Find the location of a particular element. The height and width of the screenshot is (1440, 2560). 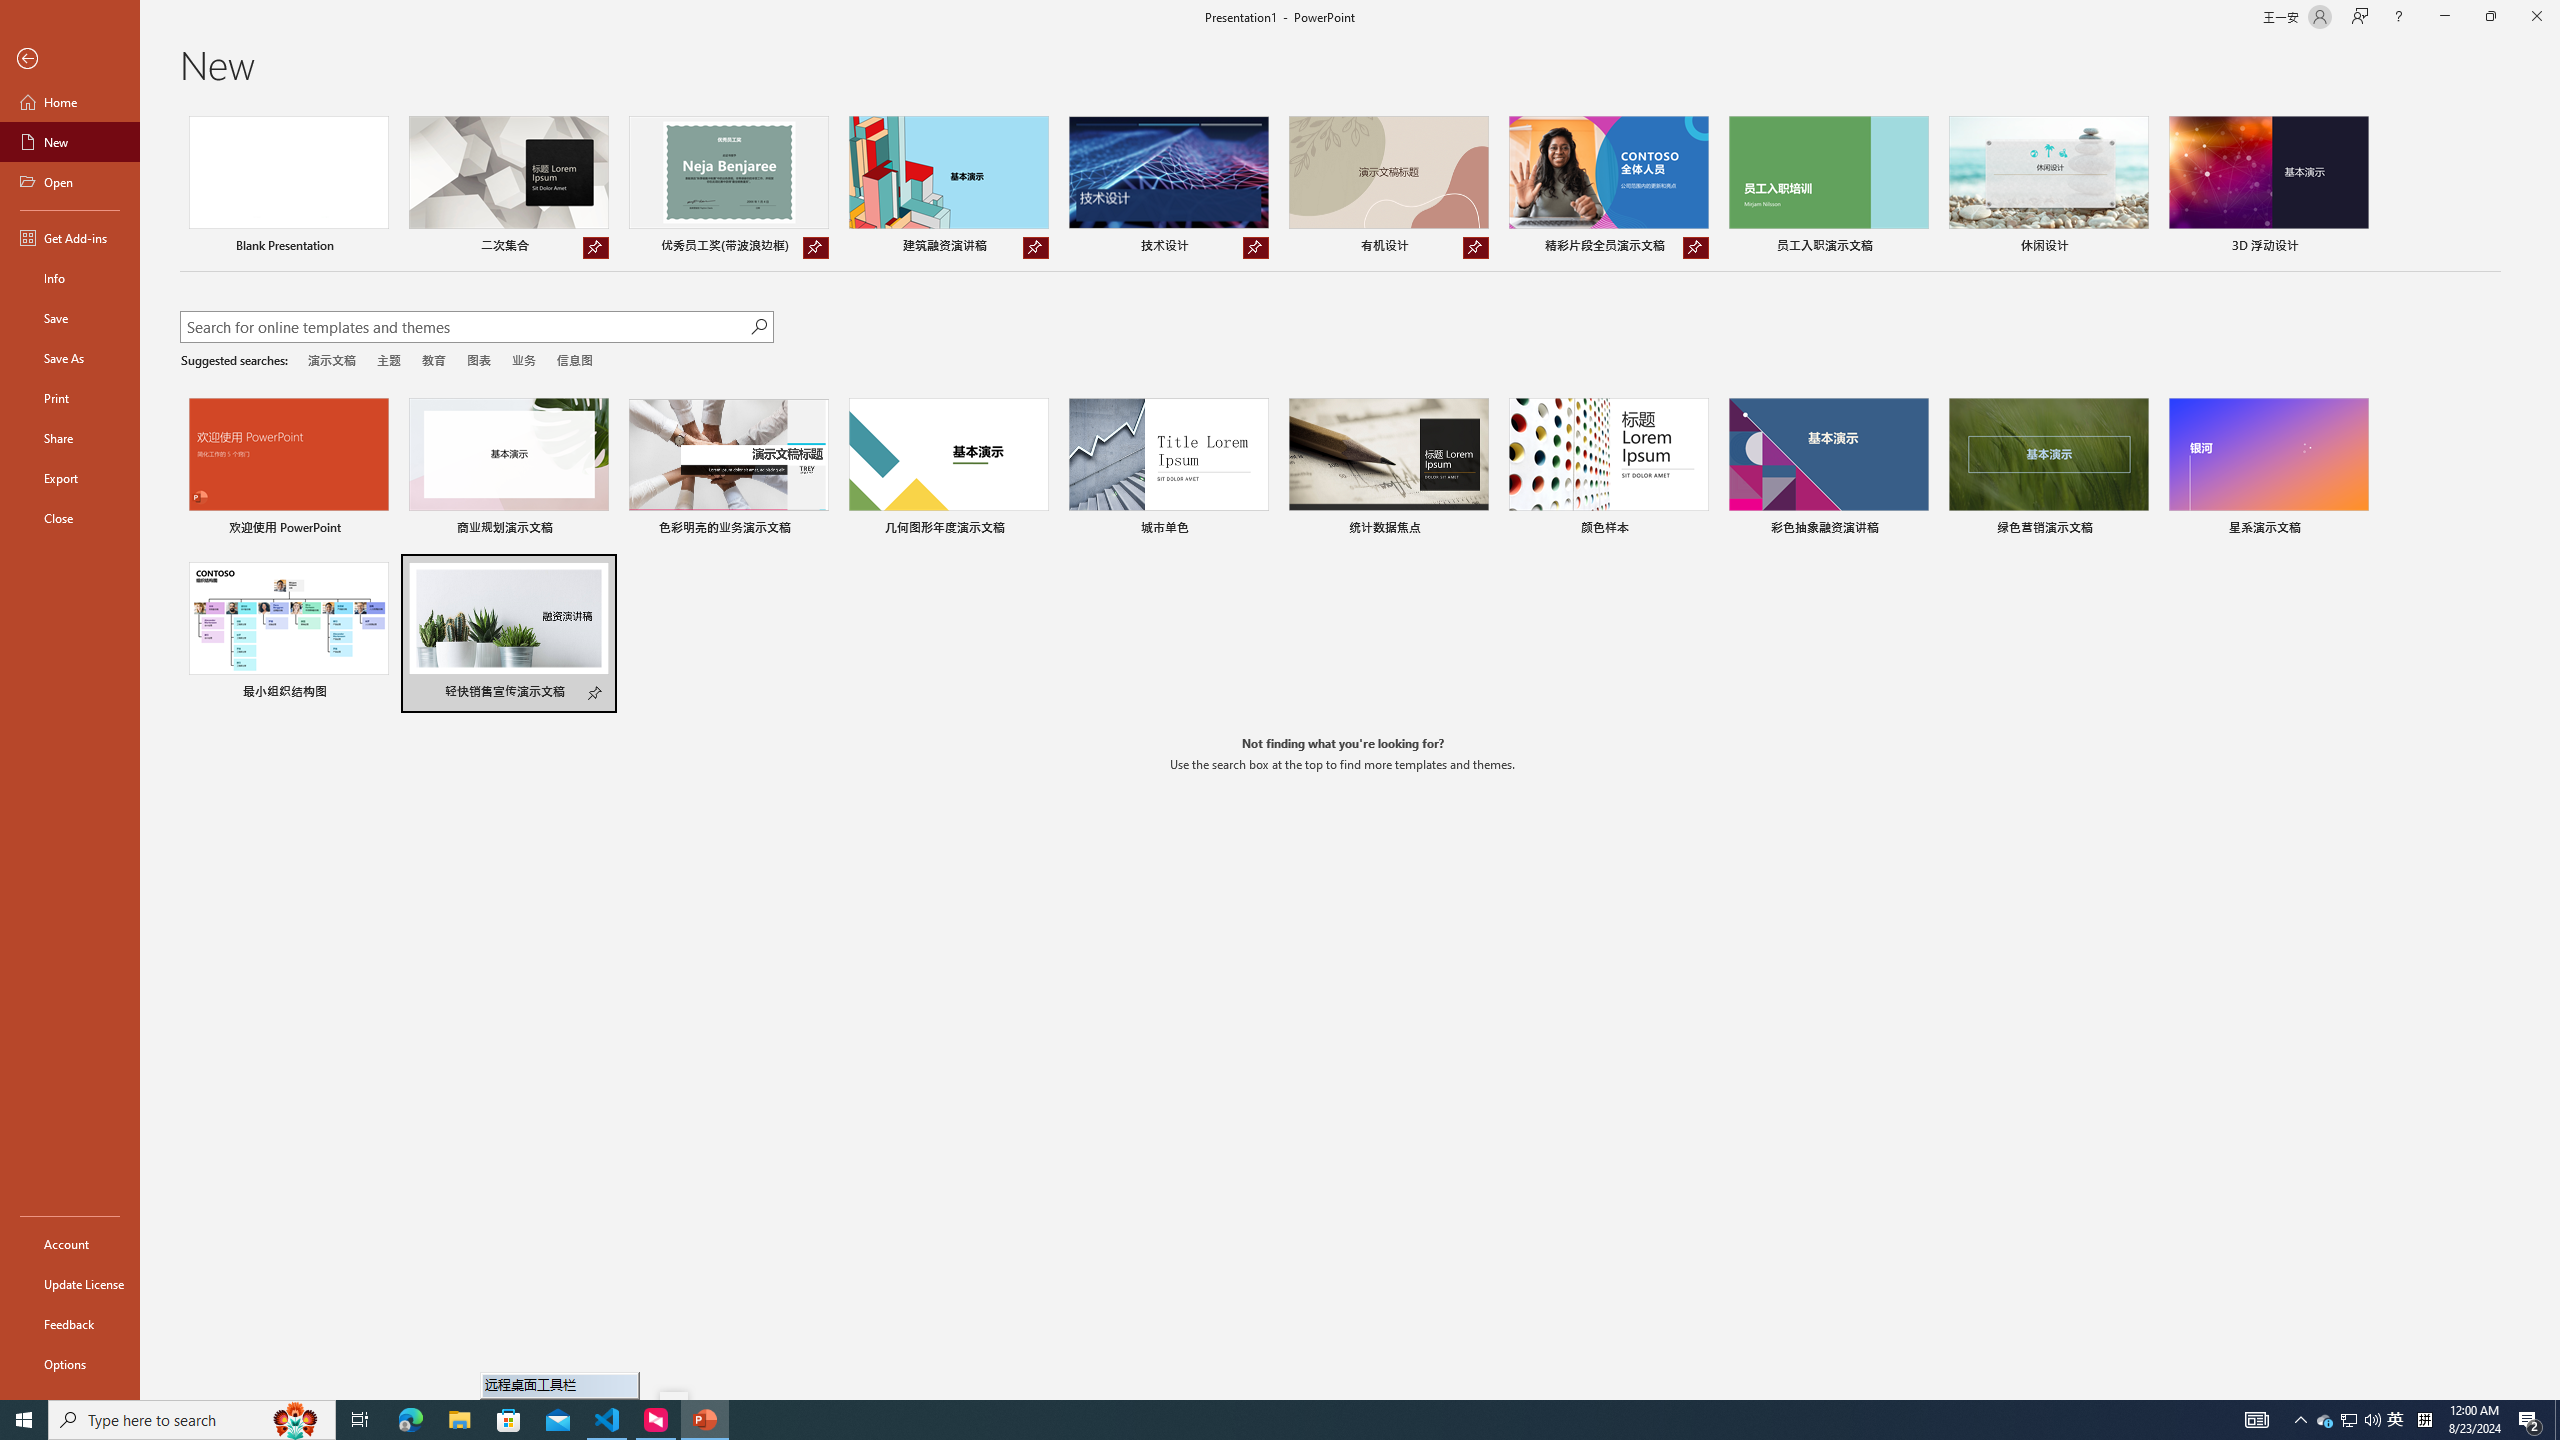

'Update License' is located at coordinates (69, 1283).